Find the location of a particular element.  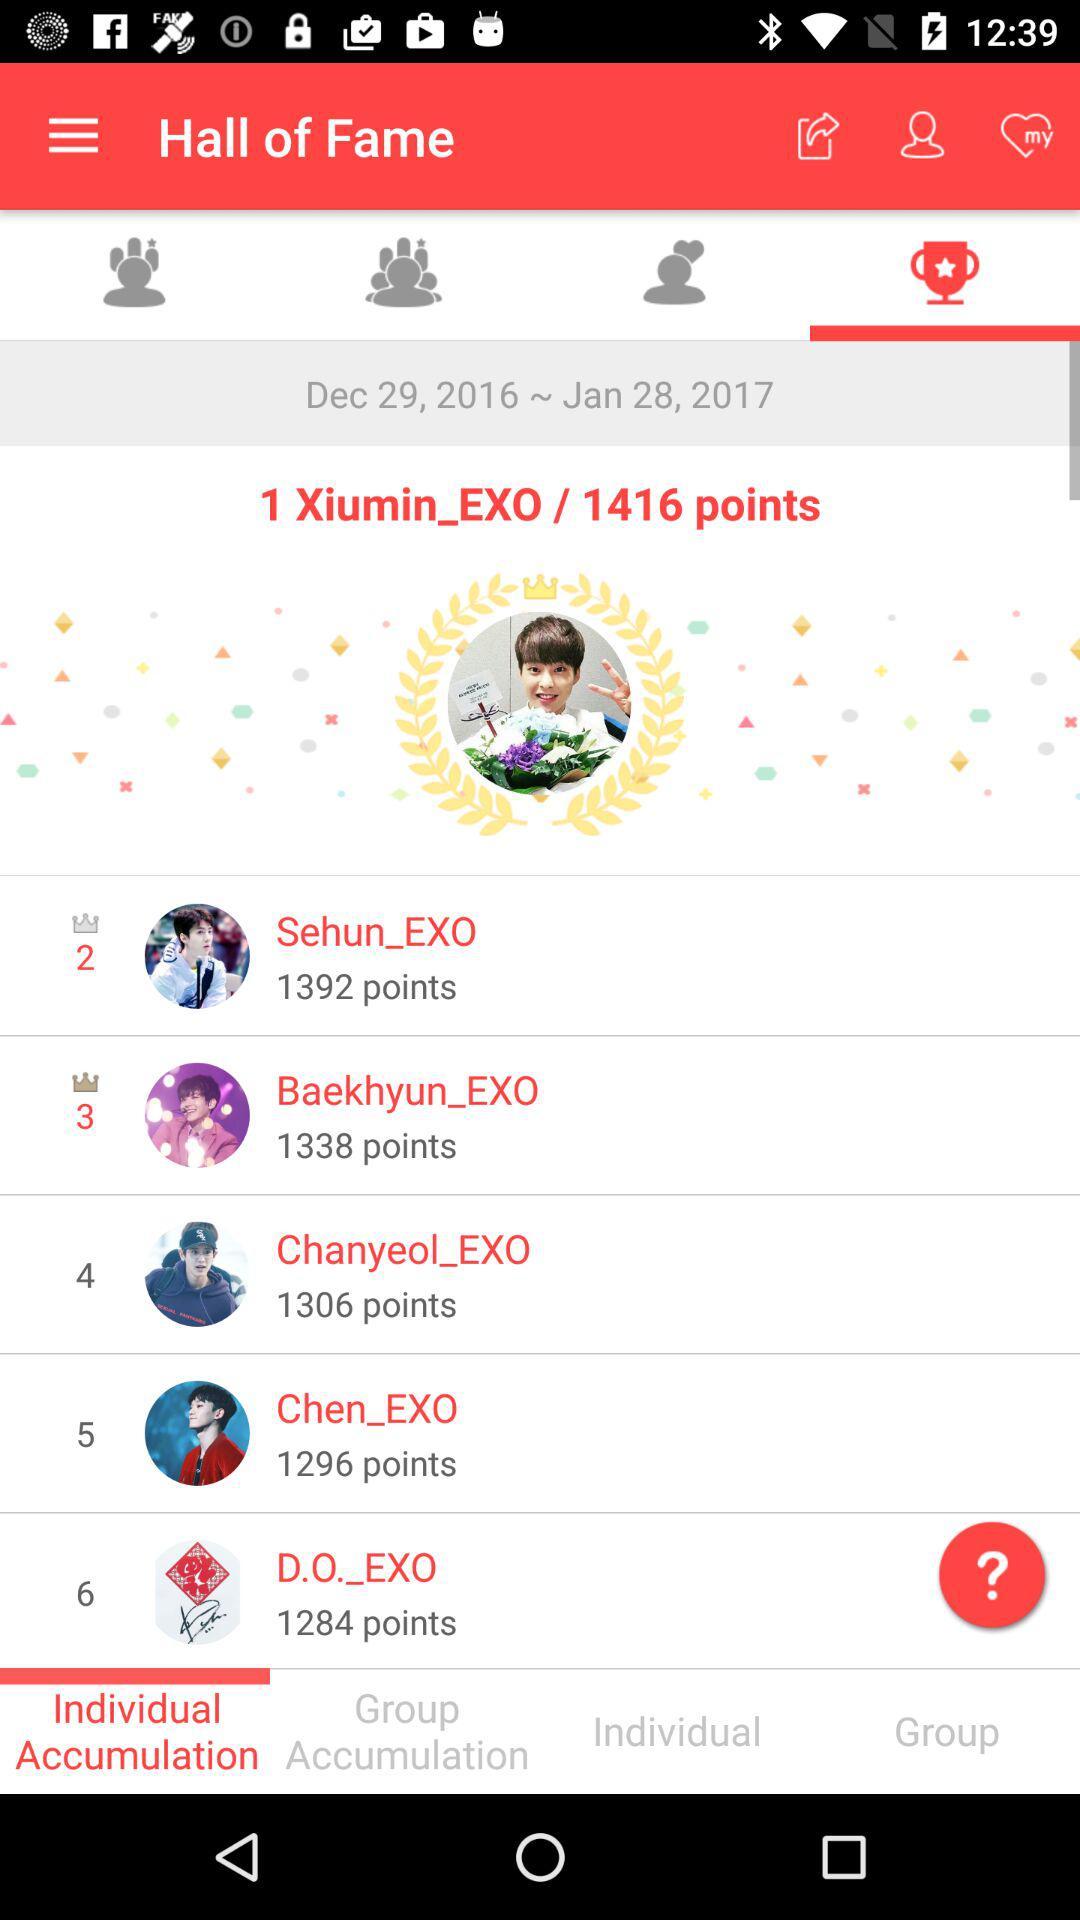

idol rankings is located at coordinates (945, 274).